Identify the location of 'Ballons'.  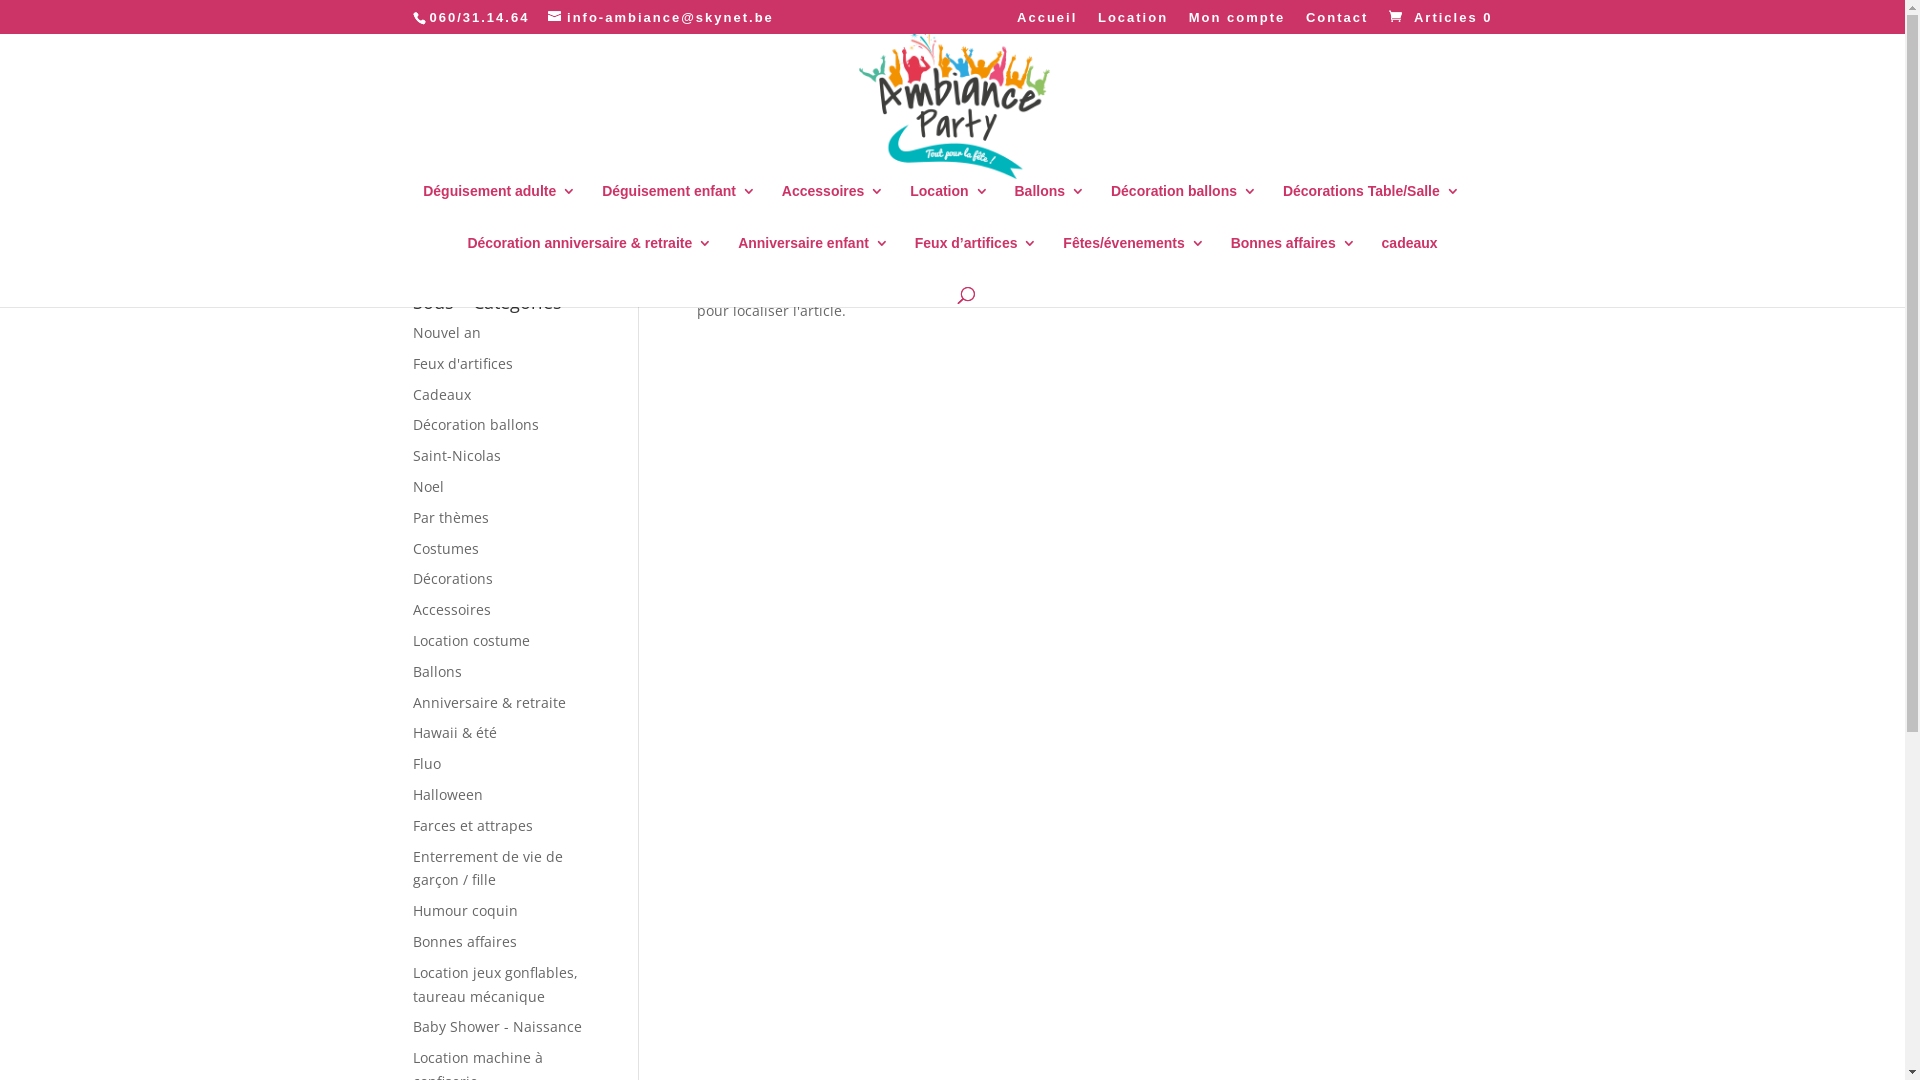
(435, 671).